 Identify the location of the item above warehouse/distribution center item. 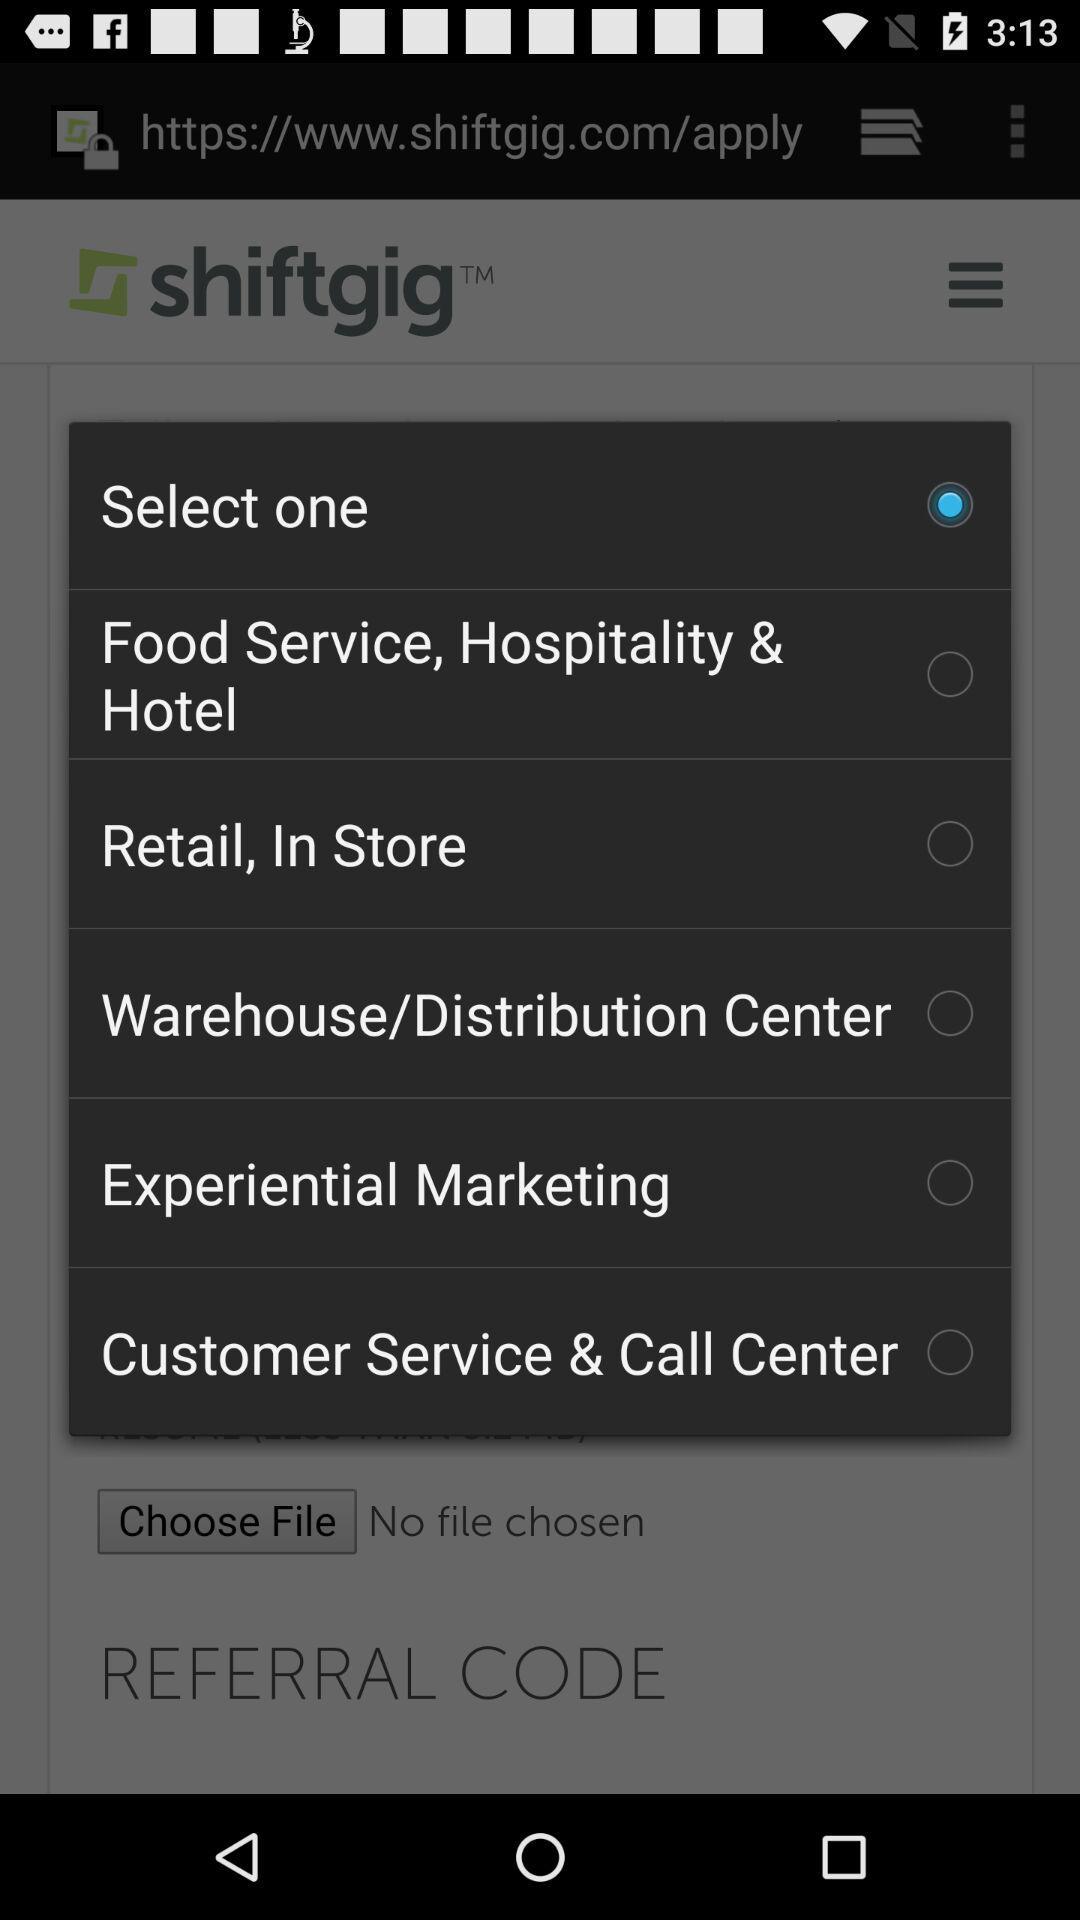
(540, 843).